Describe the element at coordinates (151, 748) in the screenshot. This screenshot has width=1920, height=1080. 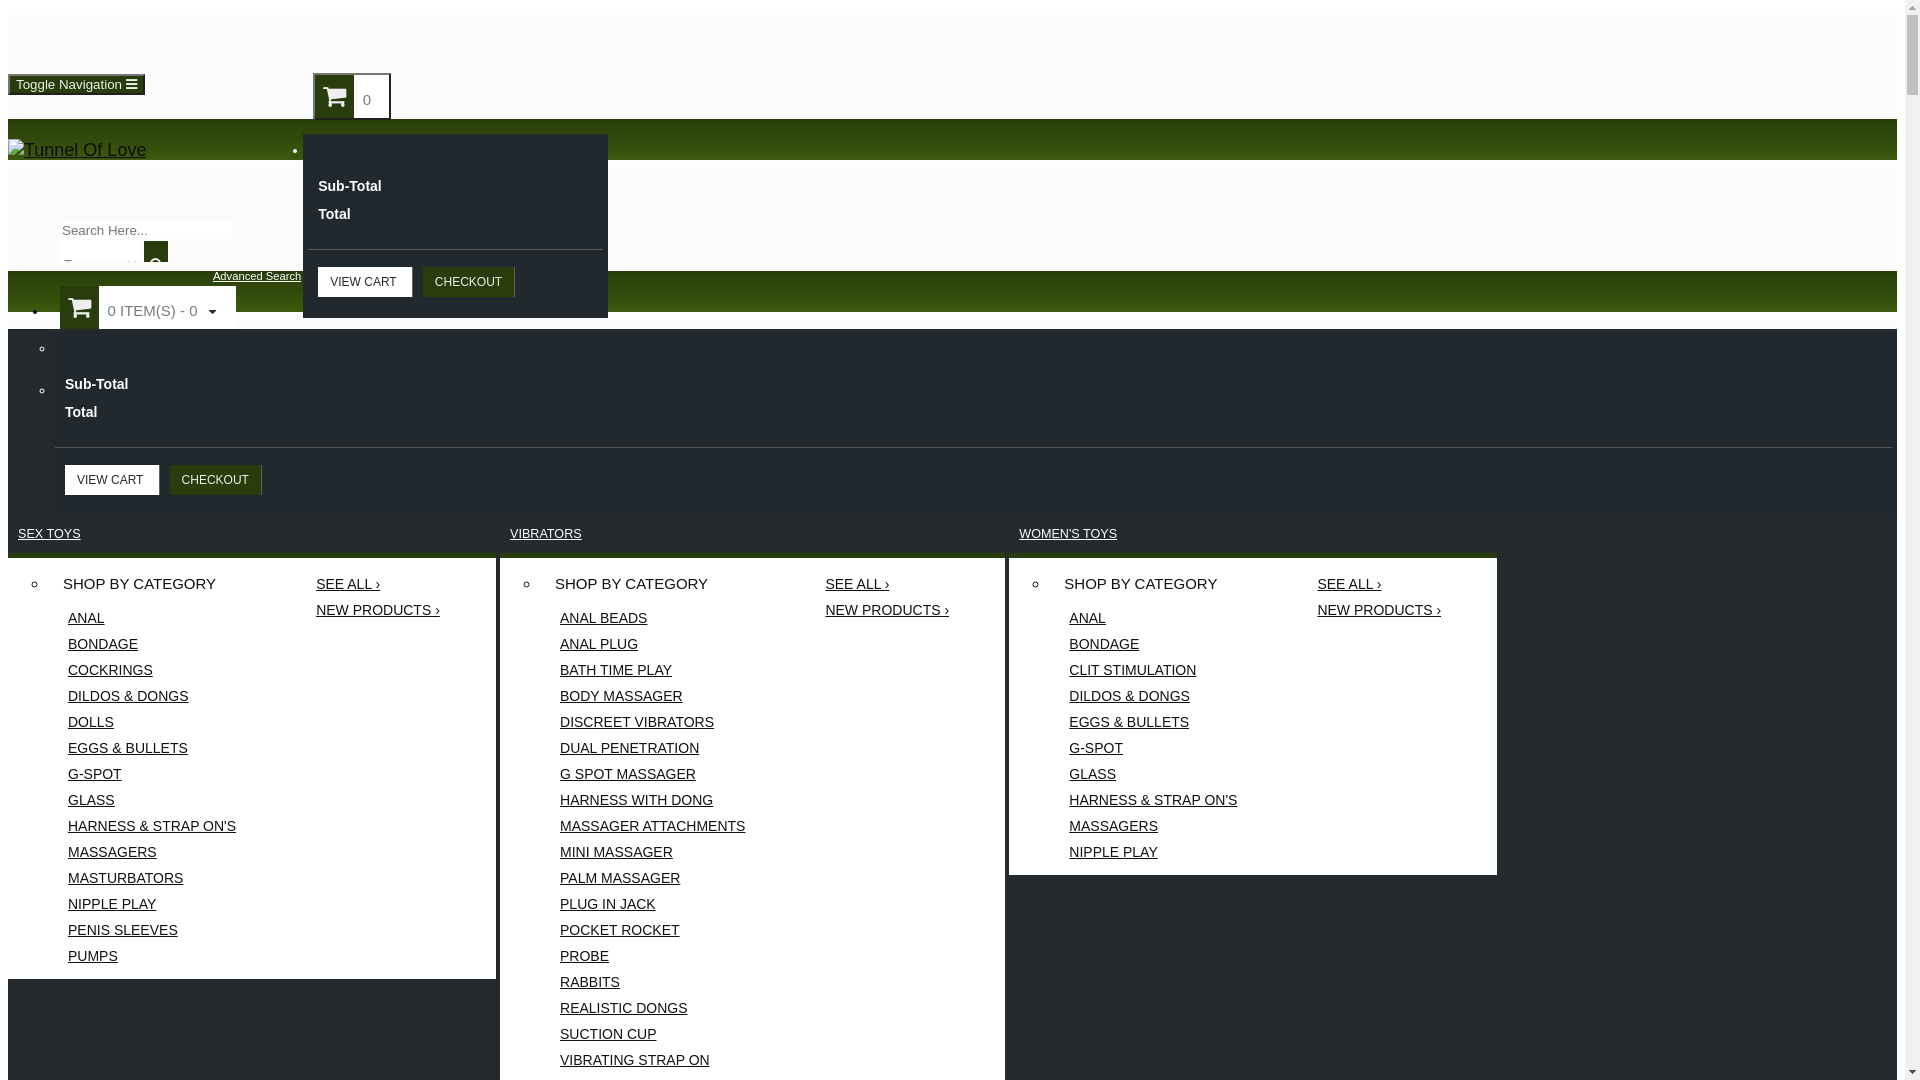
I see `'EGGS & BULLETS'` at that location.